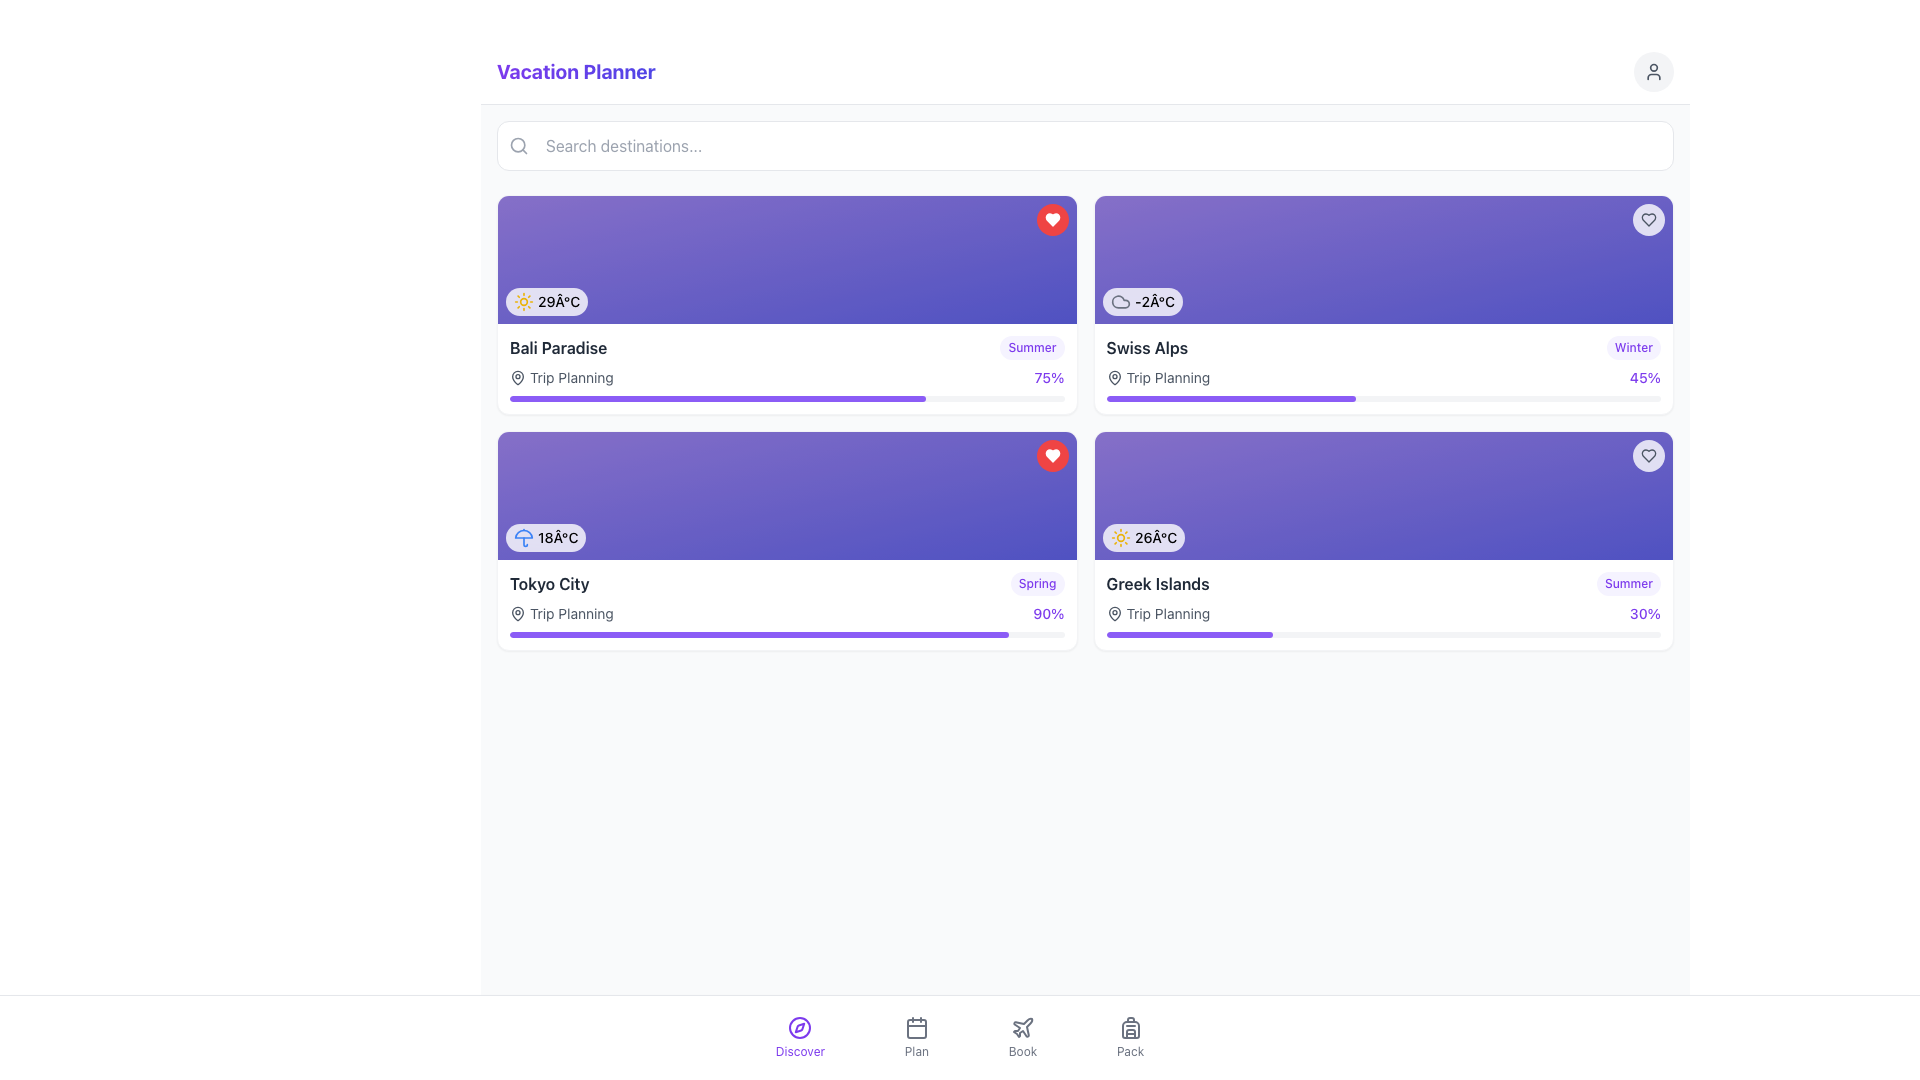  Describe the element at coordinates (915, 1036) in the screenshot. I see `the 'Plan' button located in the bottom navbar, which features a calendar icon above the text 'Plan'` at that location.